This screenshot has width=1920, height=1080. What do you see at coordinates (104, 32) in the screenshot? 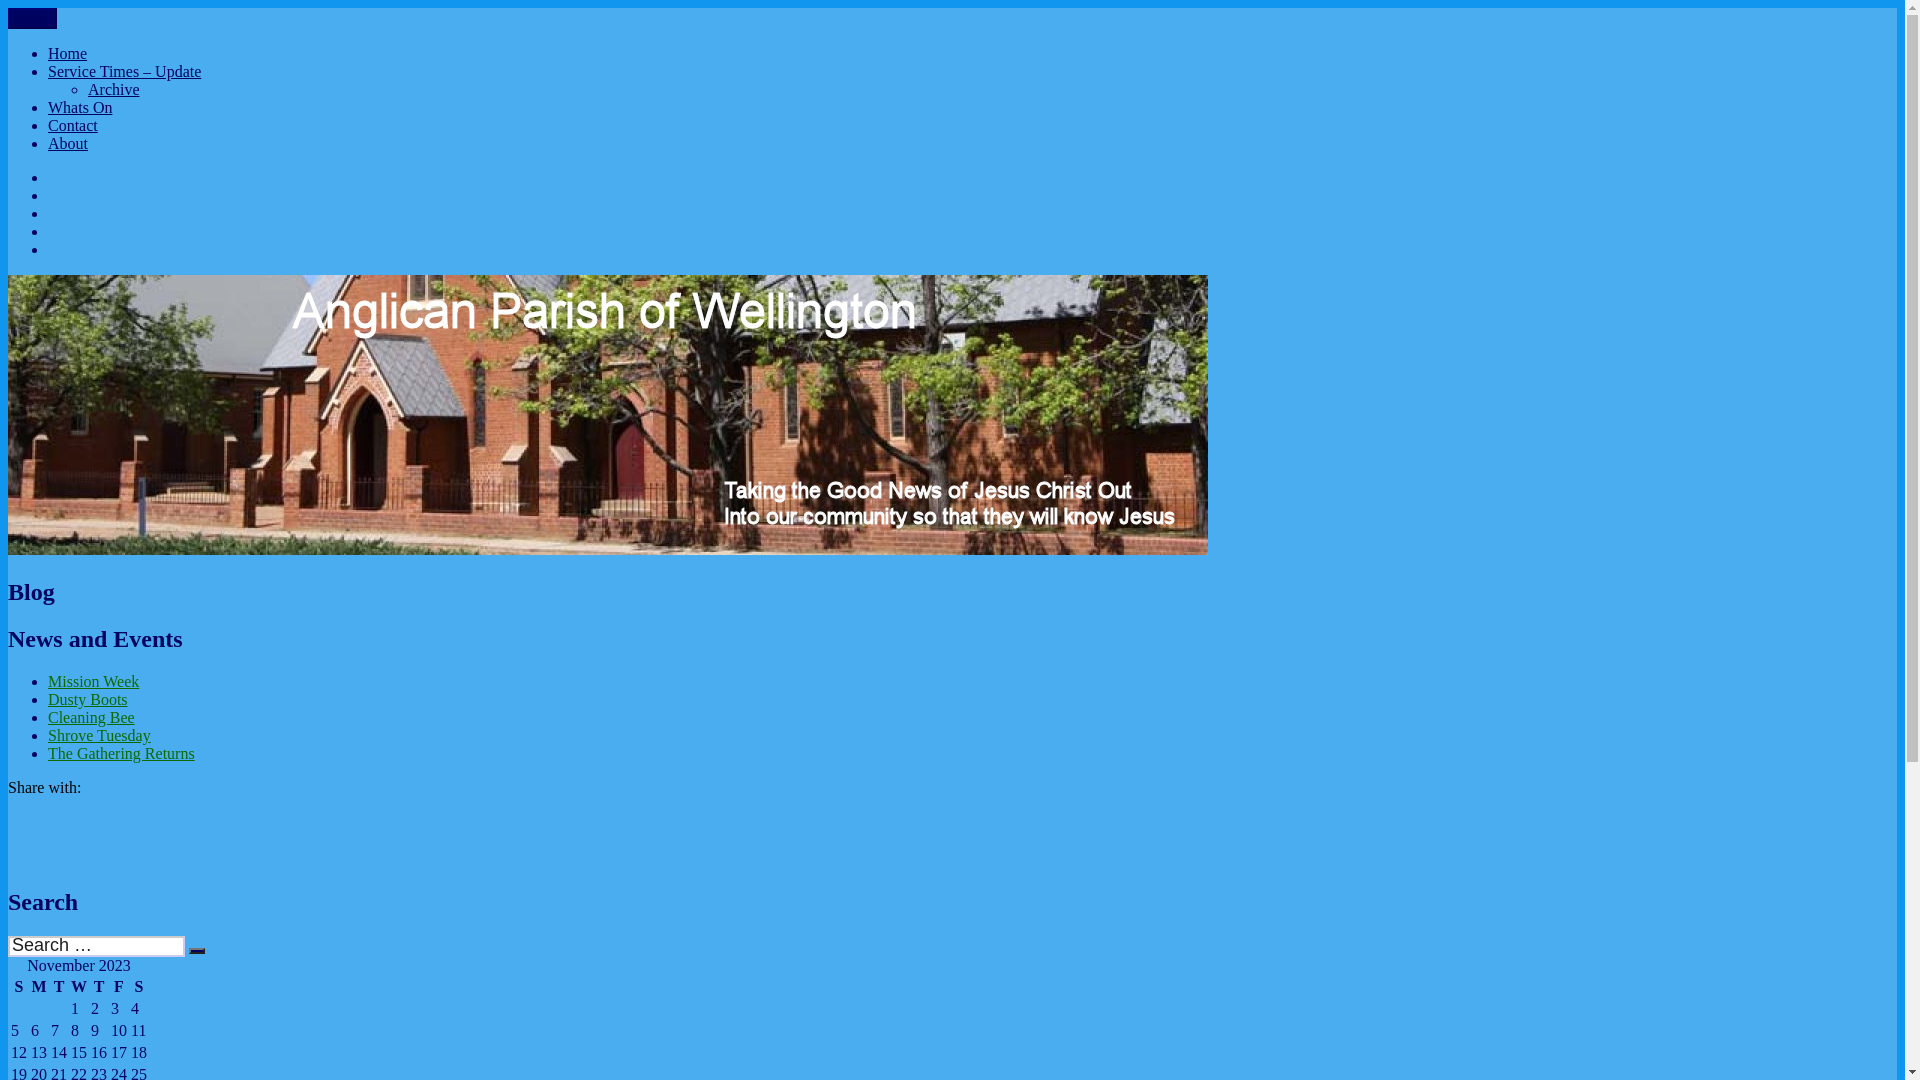
I see `'Anglican Parish of Wellington'` at bounding box center [104, 32].